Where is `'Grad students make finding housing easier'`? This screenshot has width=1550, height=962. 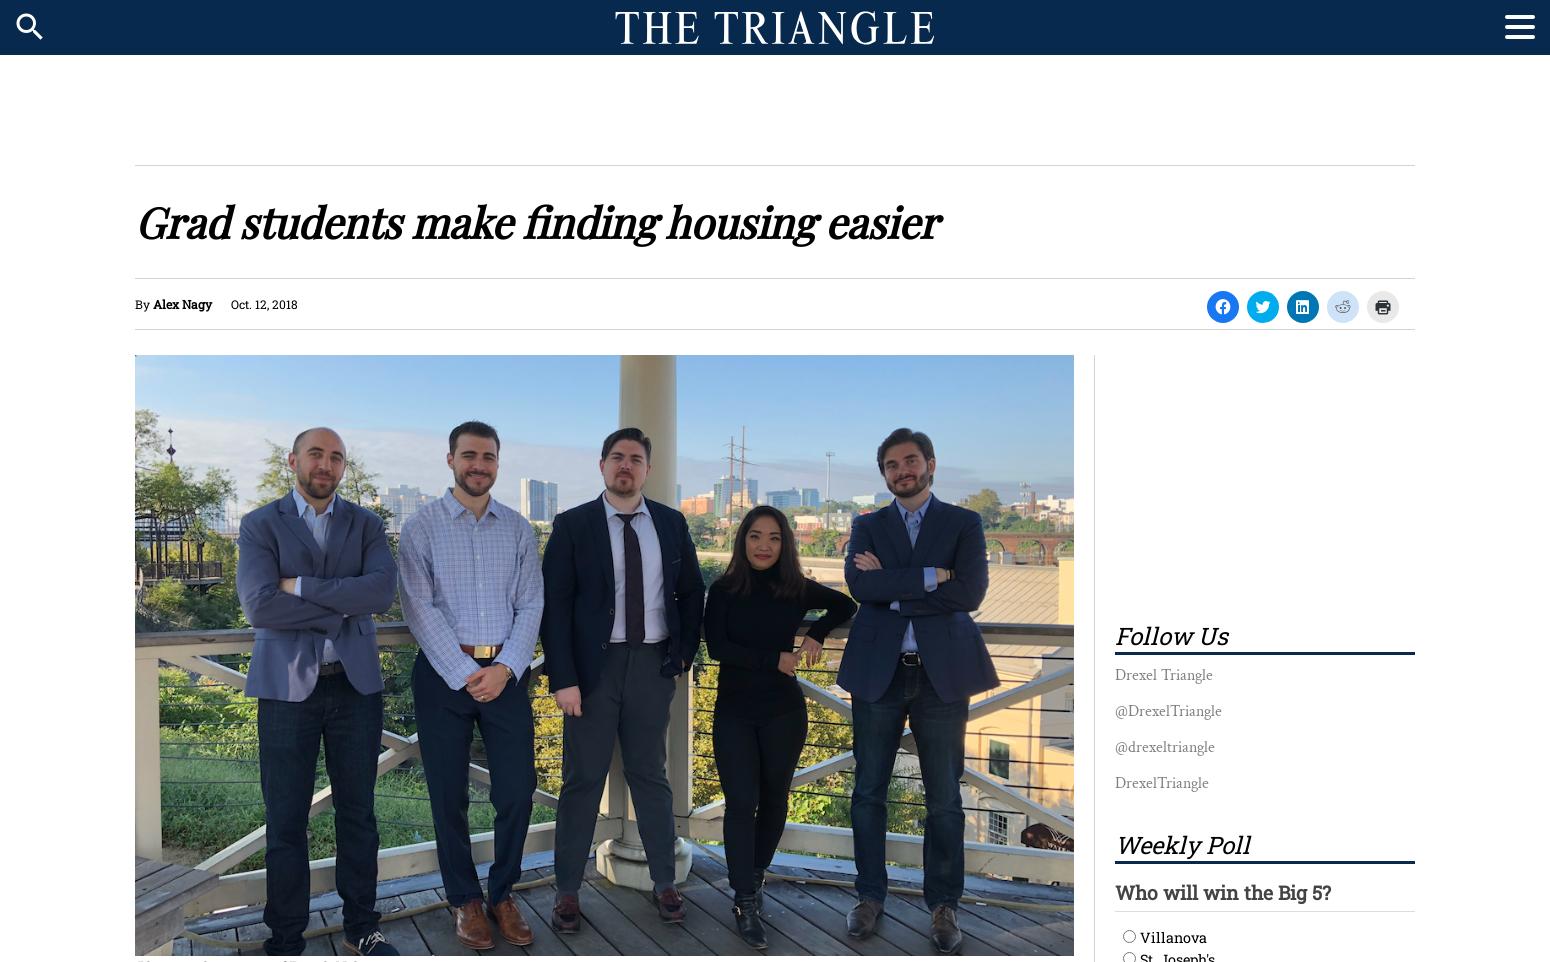 'Grad students make finding housing easier' is located at coordinates (535, 221).